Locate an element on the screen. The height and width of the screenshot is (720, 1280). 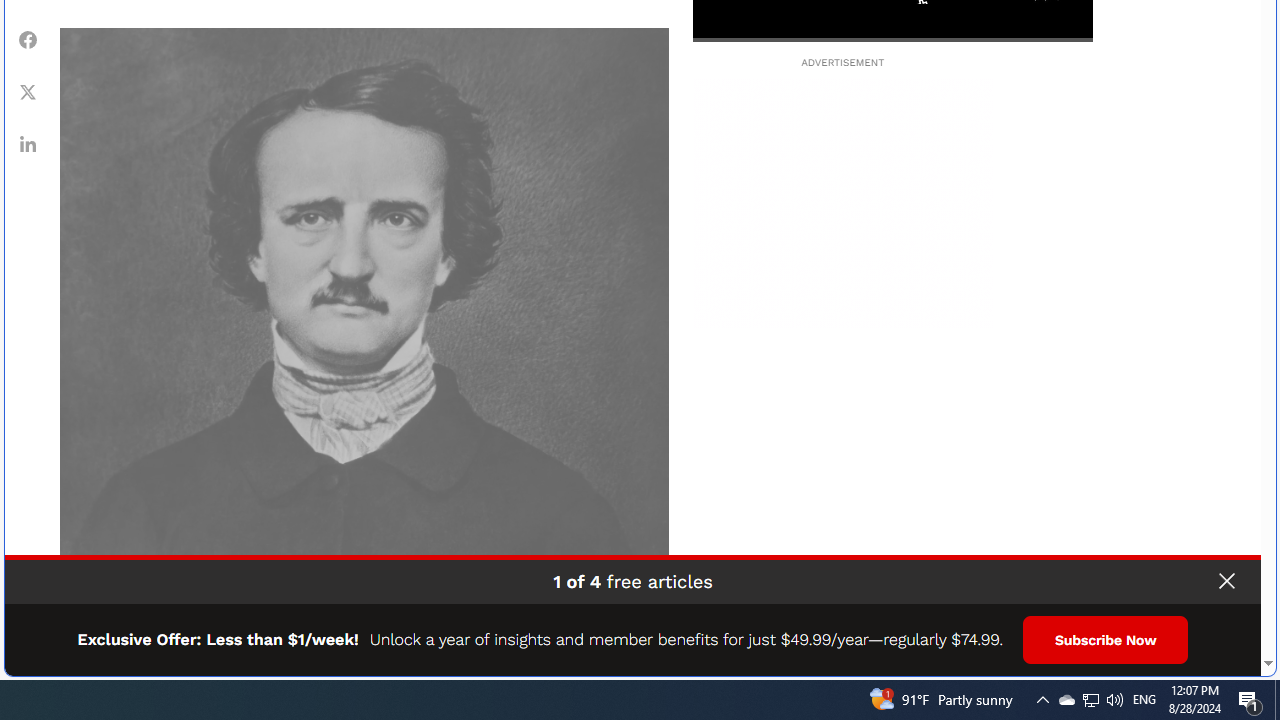
'Q2790: 100%' is located at coordinates (1113, 698).